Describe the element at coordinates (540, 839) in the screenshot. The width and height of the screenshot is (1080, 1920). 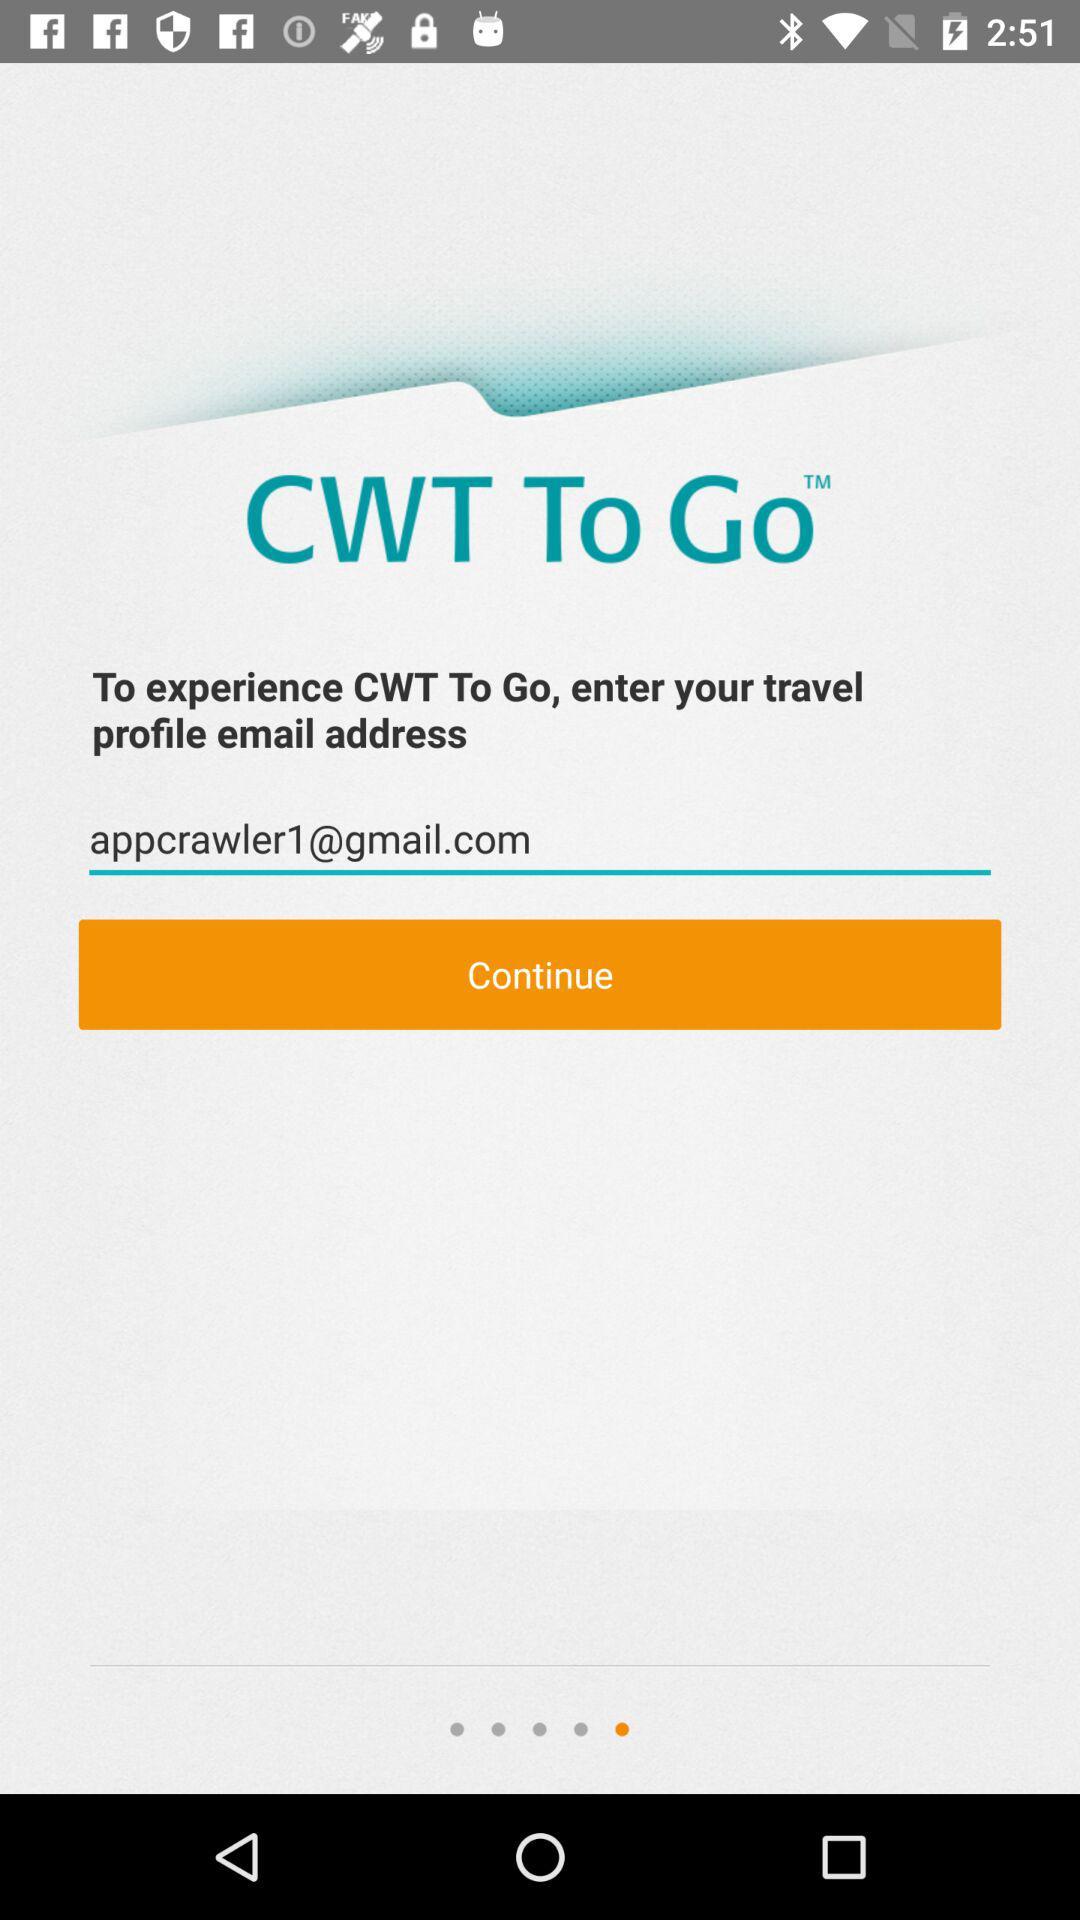
I see `item above the continue` at that location.